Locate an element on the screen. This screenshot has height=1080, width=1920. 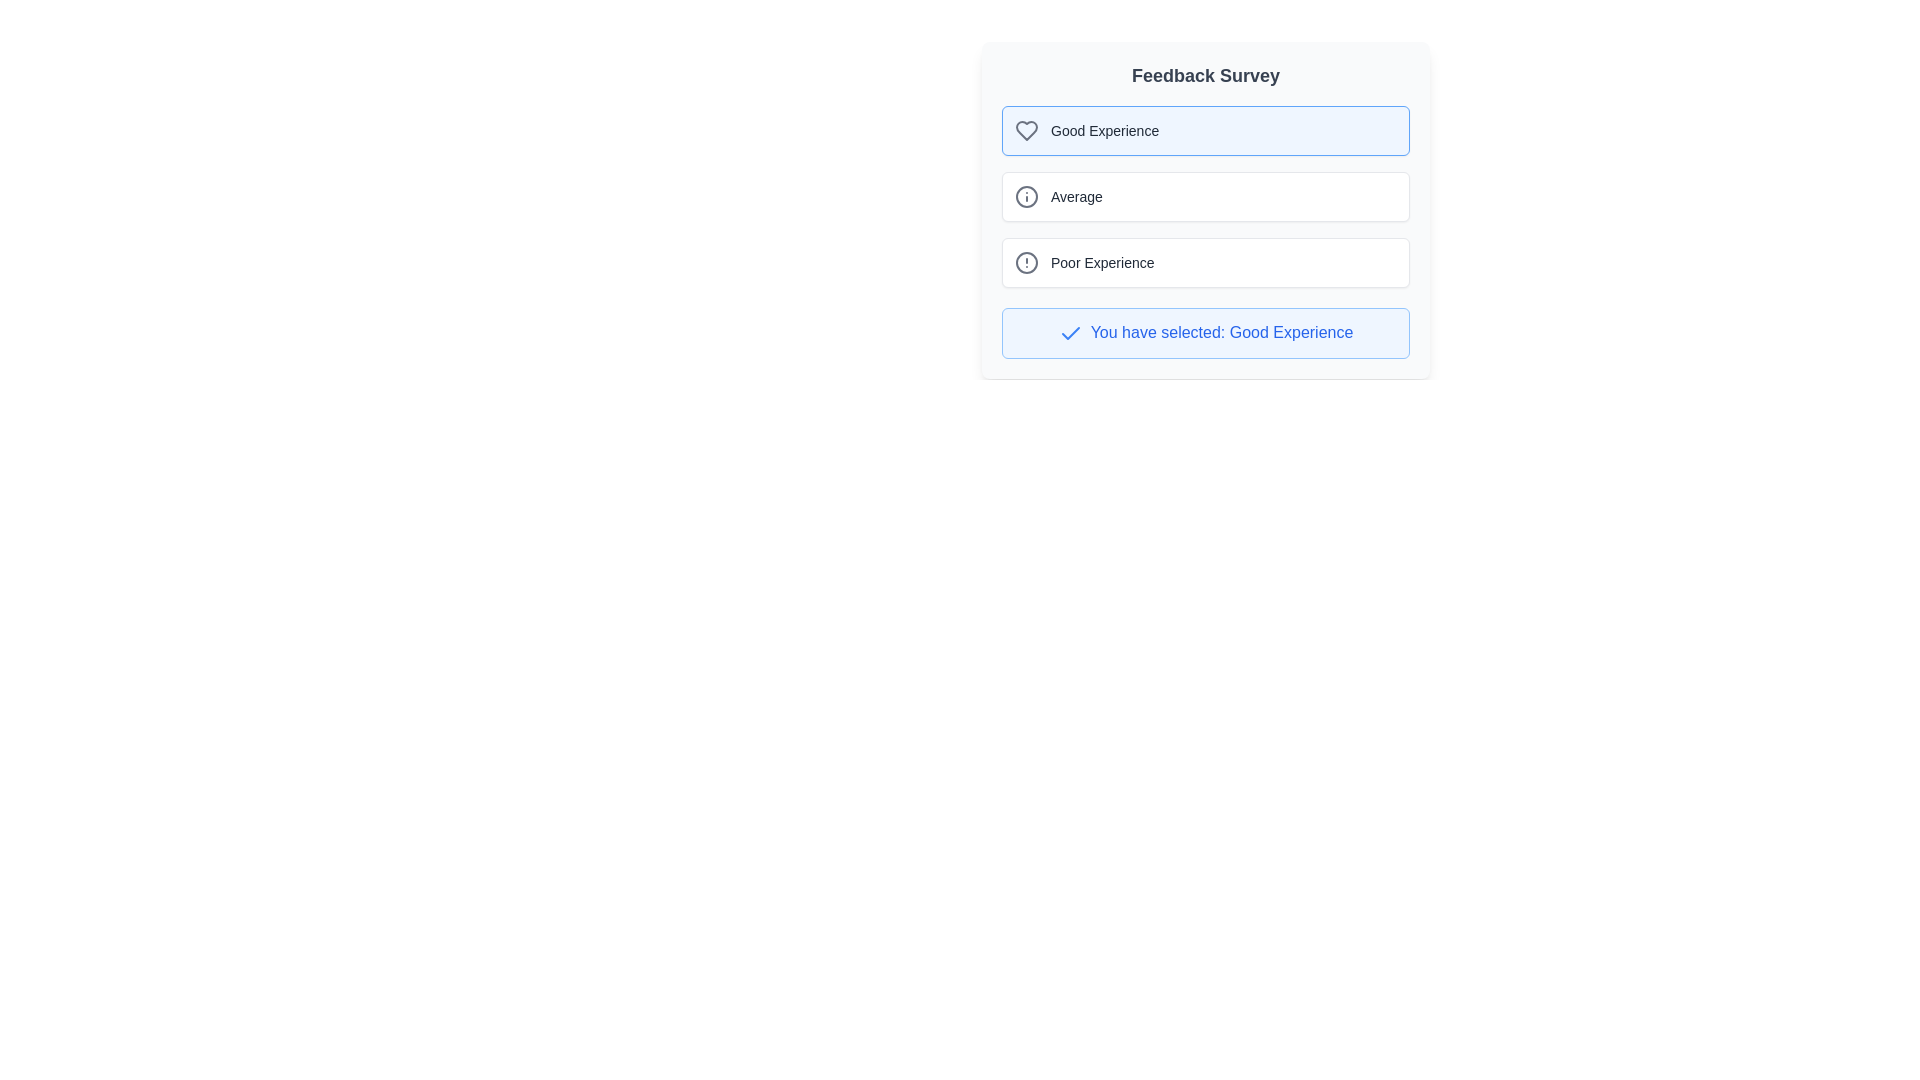
the small blue check mark icon located next to the text 'You have selected: Good Experience' within the blue-bordered card is located at coordinates (1069, 332).